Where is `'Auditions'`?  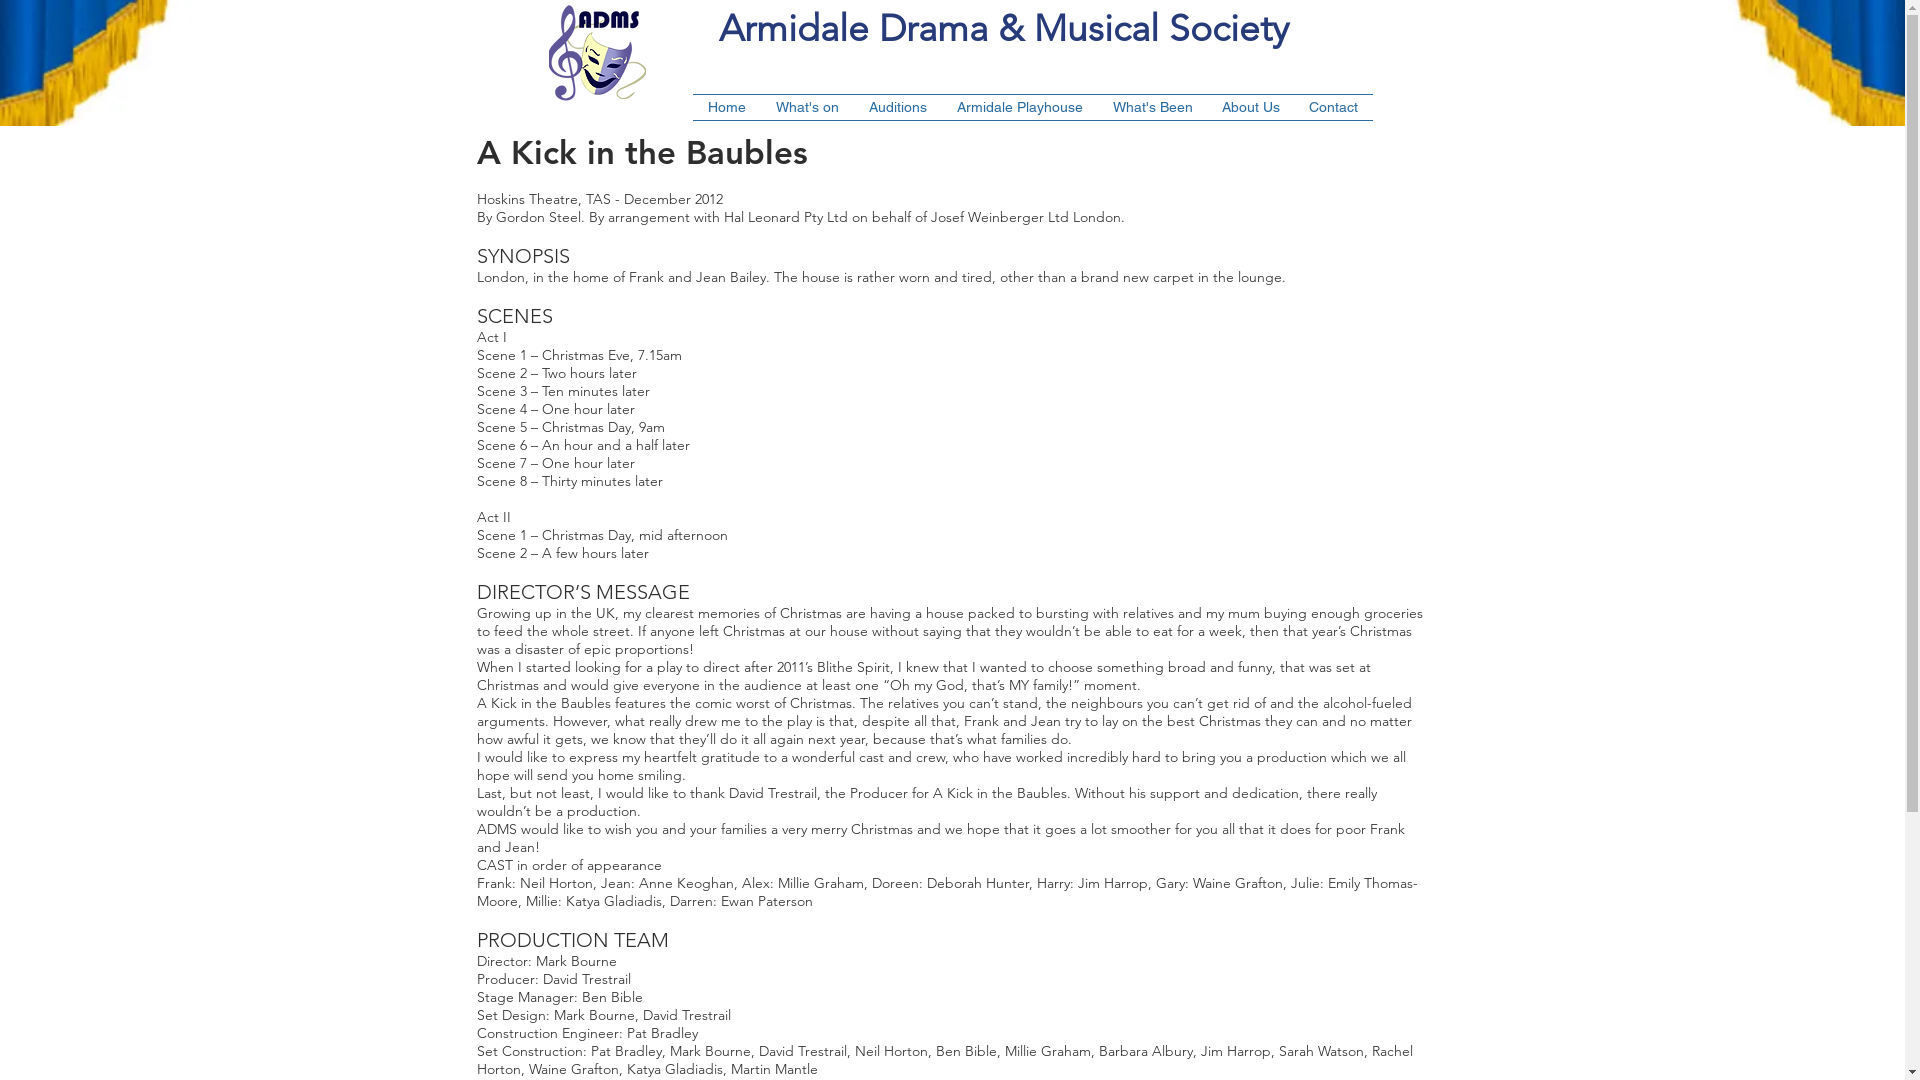 'Auditions' is located at coordinates (854, 107).